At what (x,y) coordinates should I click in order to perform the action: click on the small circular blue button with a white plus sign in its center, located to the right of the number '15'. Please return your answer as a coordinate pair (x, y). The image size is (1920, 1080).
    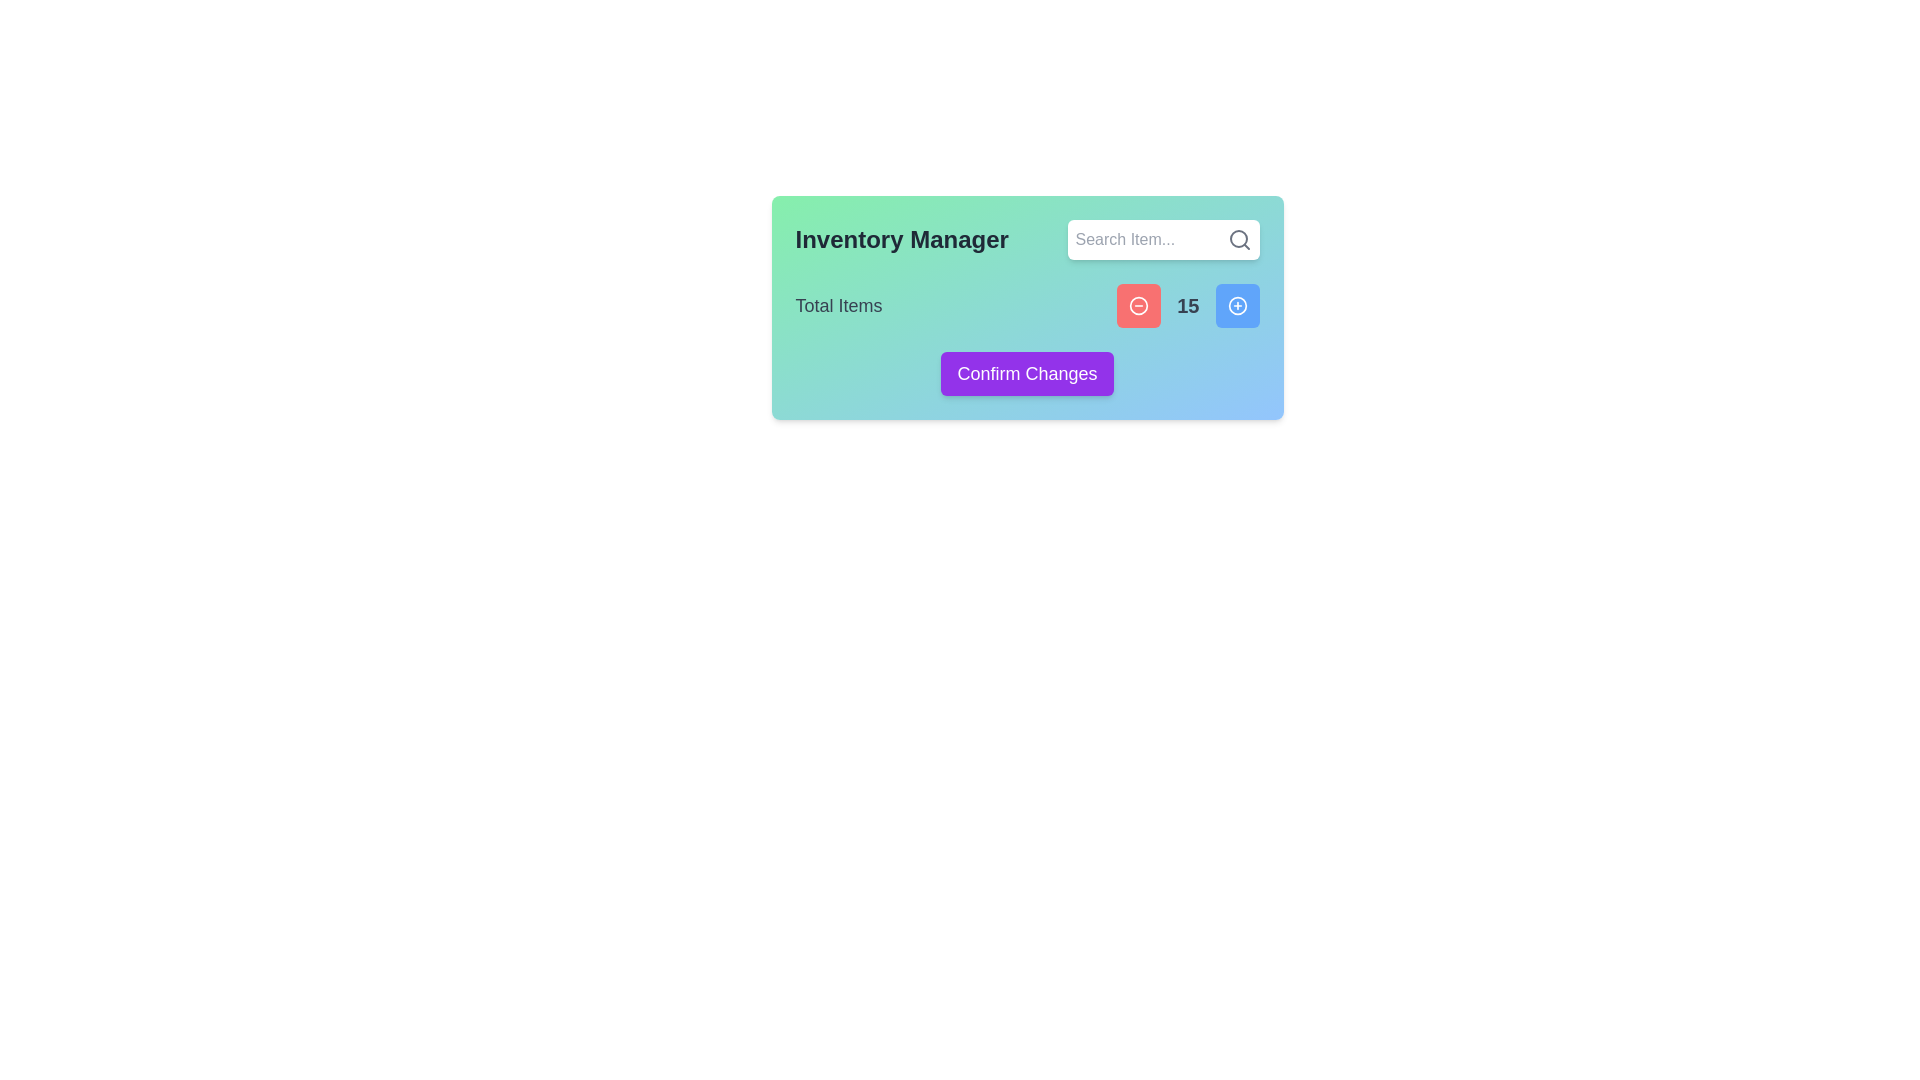
    Looking at the image, I should click on (1236, 305).